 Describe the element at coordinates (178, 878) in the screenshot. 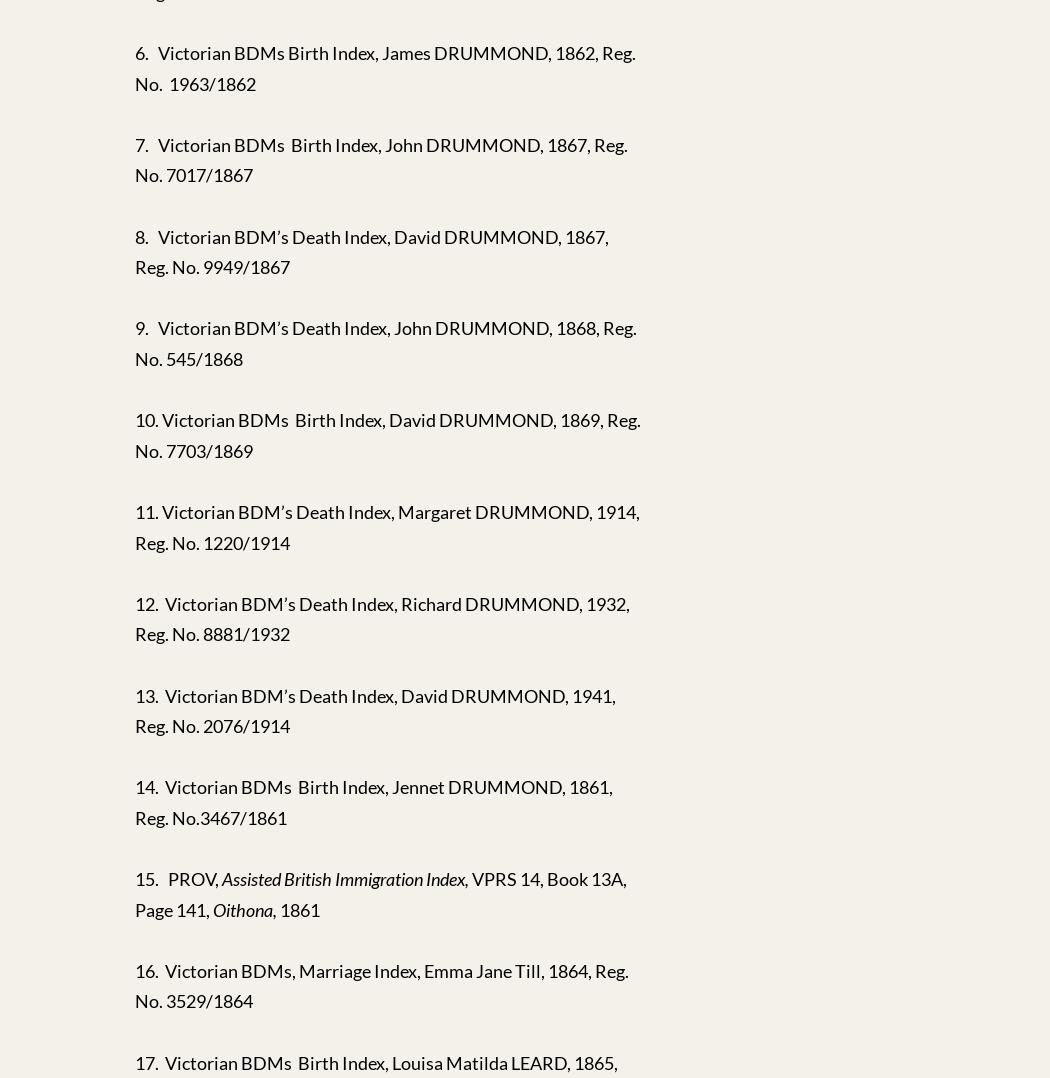

I see `'15.   PROV,'` at that location.